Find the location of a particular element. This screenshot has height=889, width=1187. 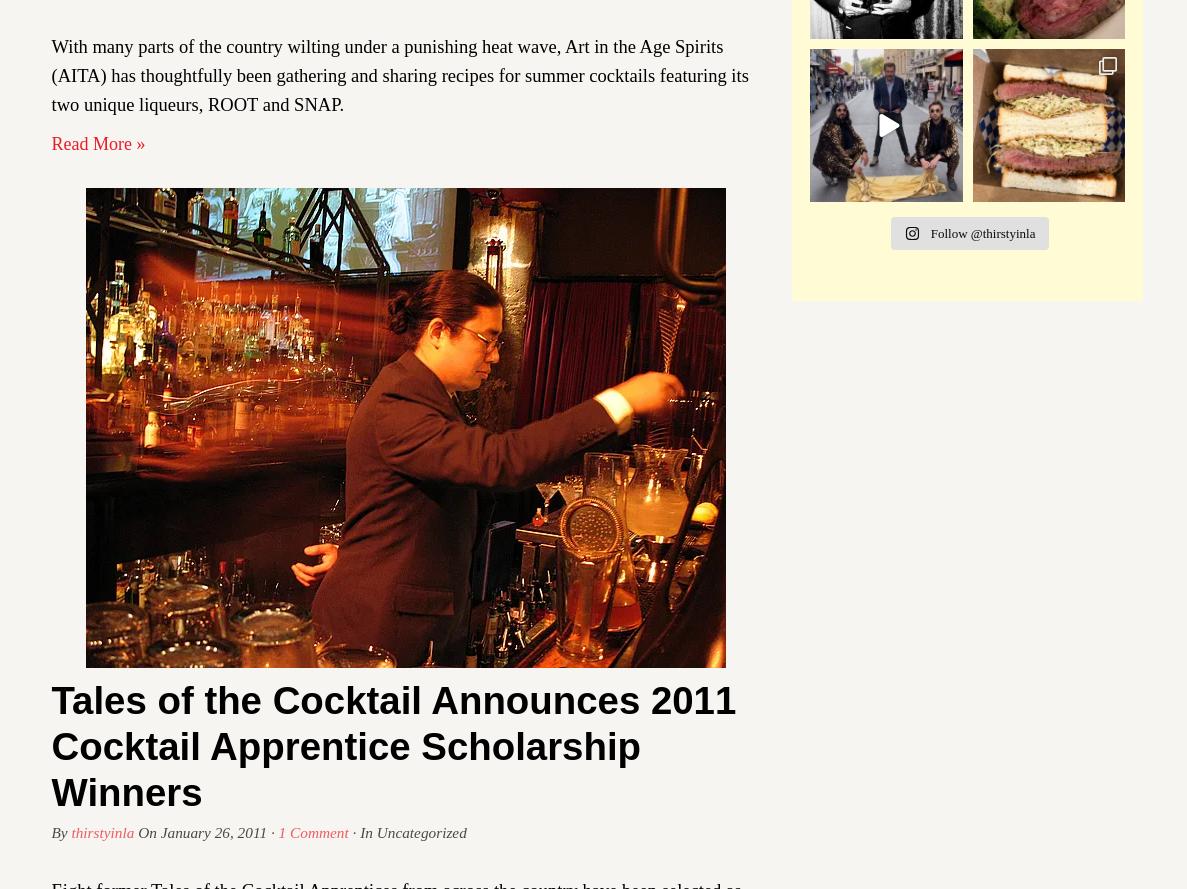

'1 Comment' is located at coordinates (313, 830).